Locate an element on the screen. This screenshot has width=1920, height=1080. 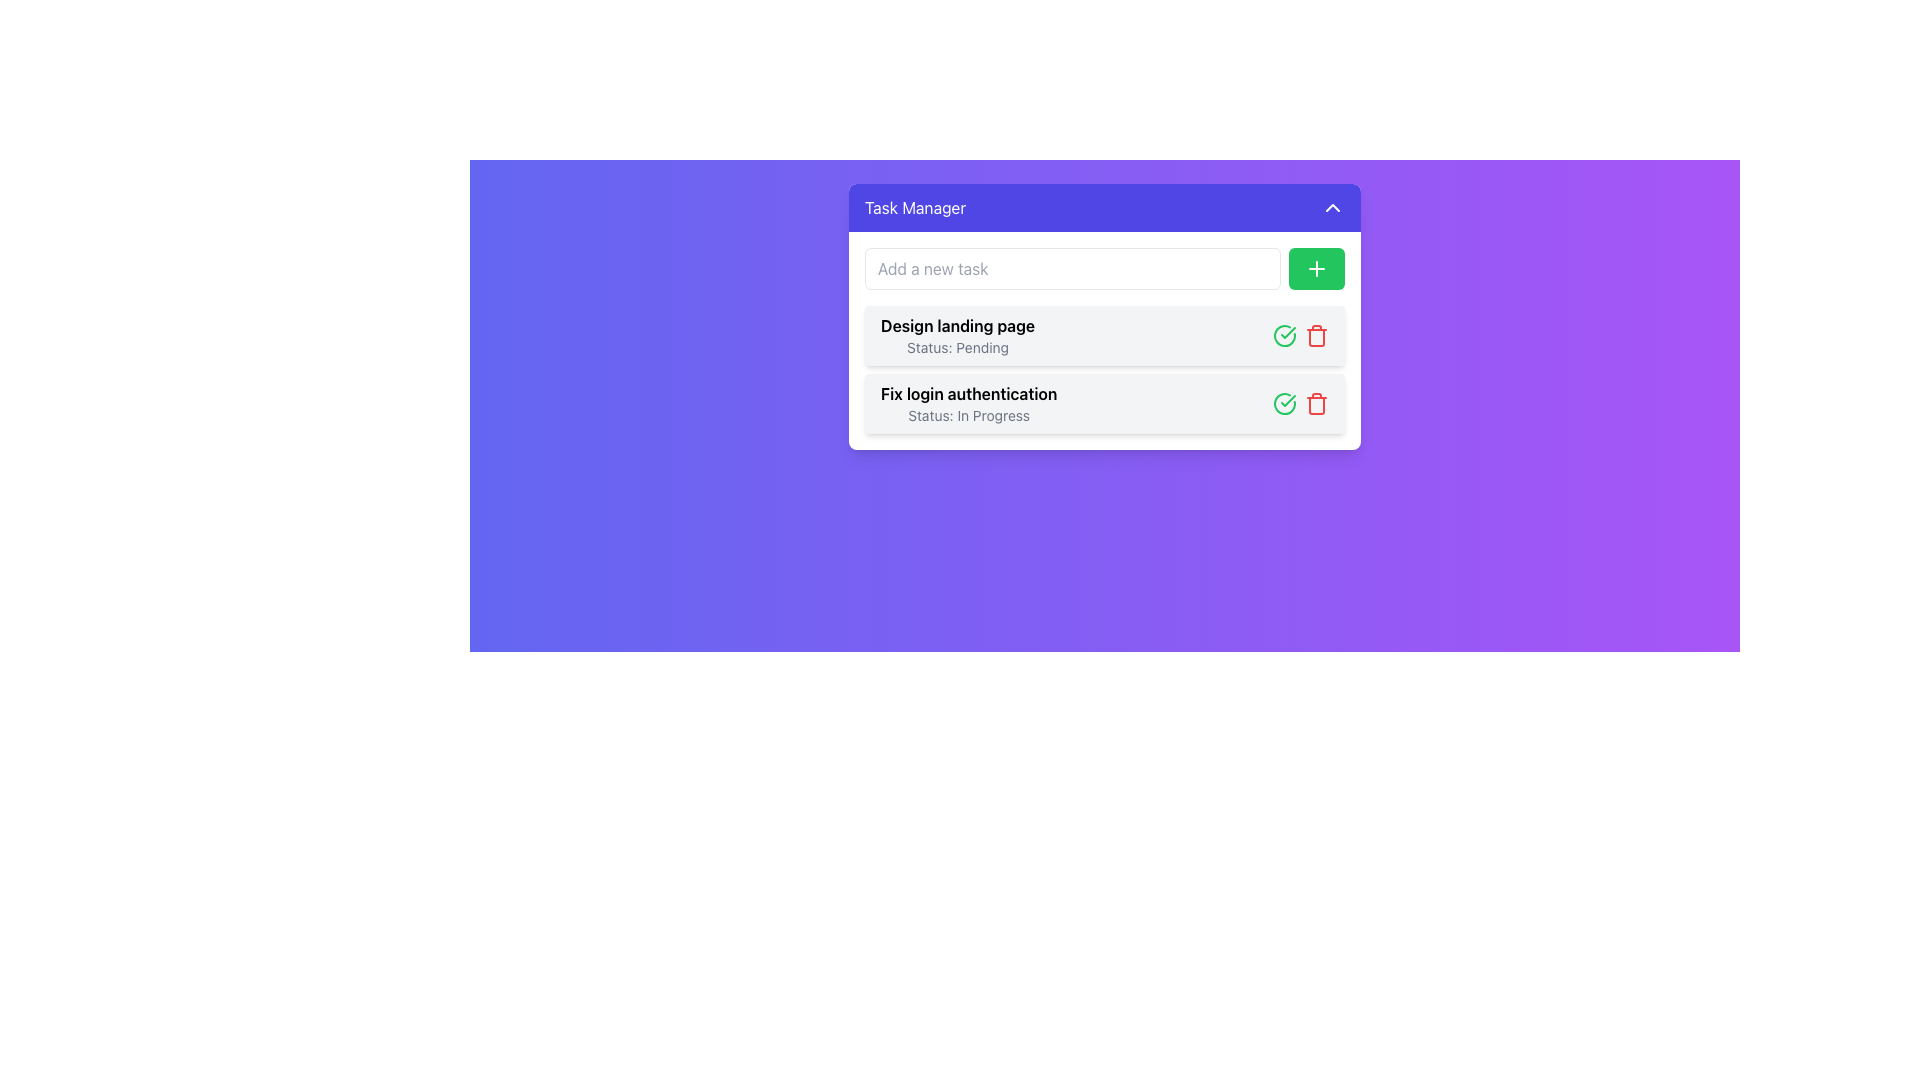
the add task button located at the far-right end of the row below the 'Task Manager' title is located at coordinates (1316, 268).